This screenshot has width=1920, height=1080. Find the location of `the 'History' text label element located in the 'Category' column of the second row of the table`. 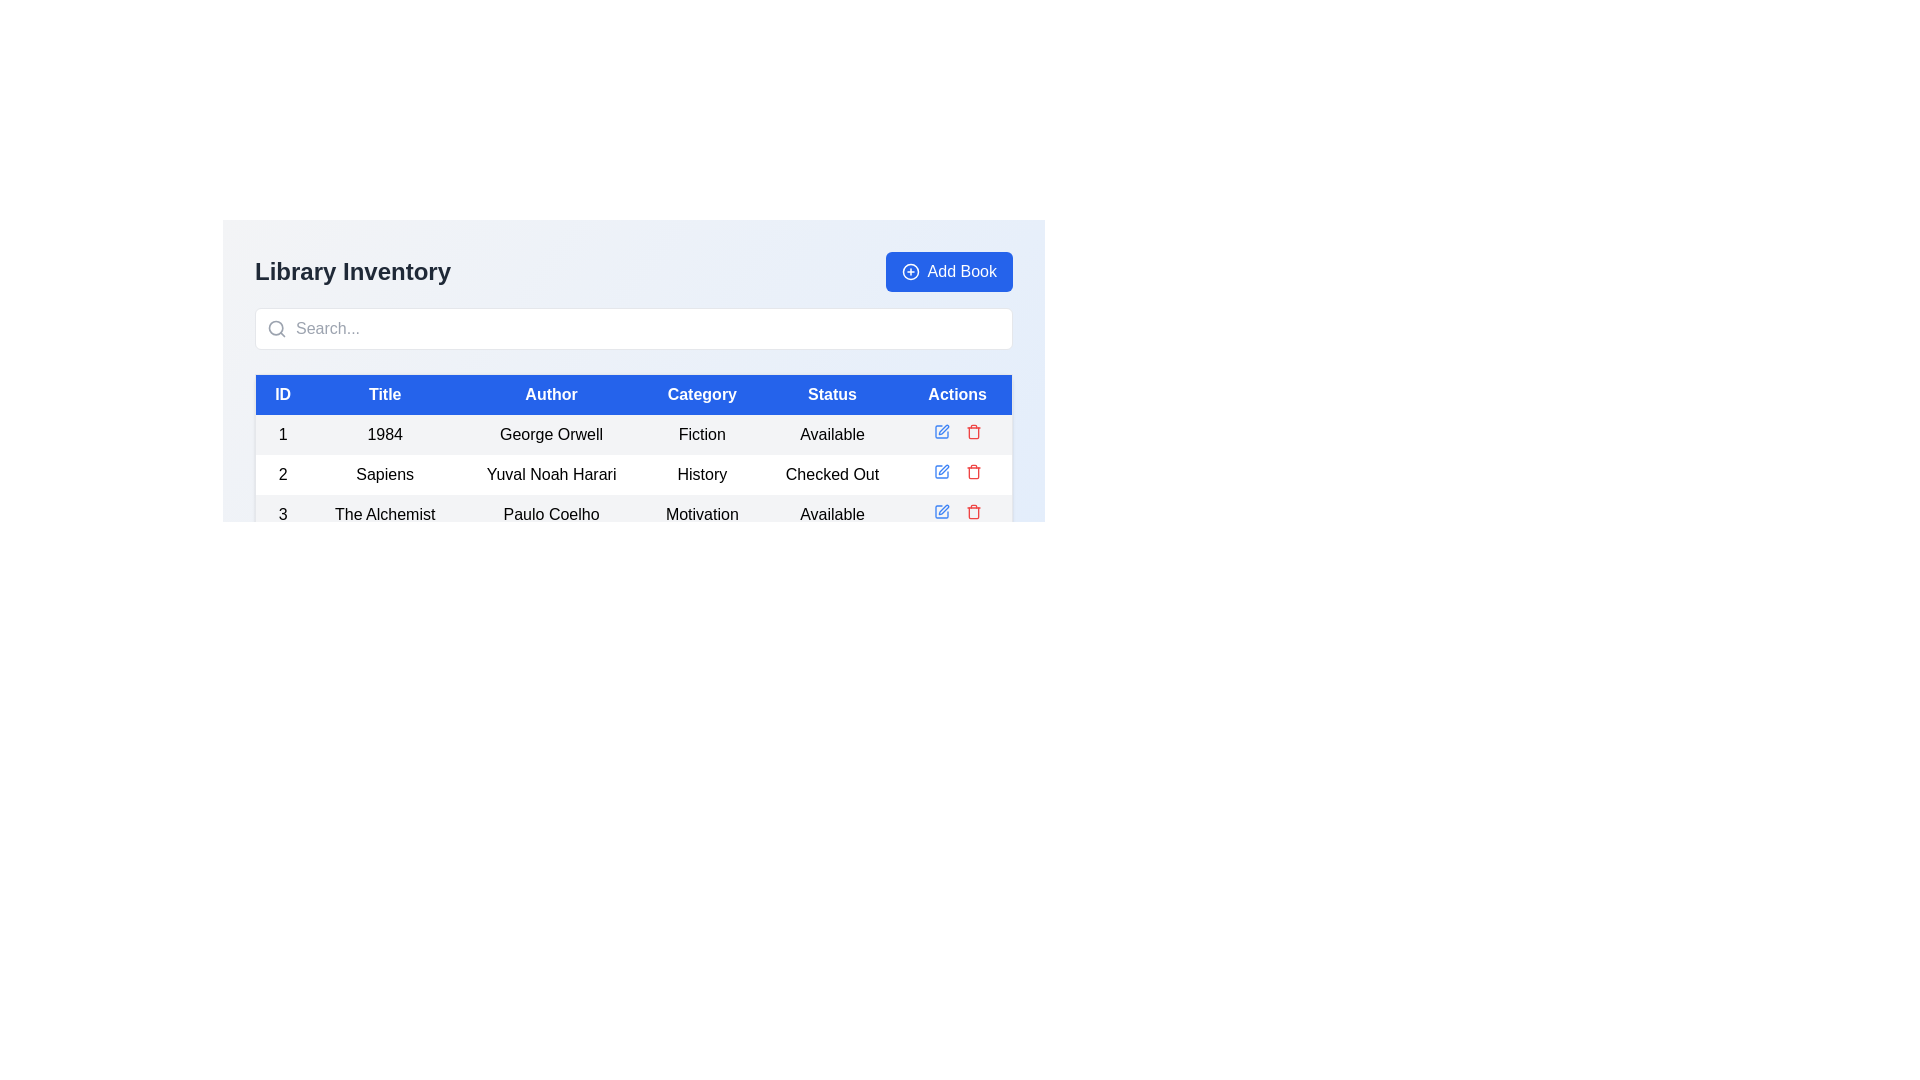

the 'History' text label element located in the 'Category' column of the second row of the table is located at coordinates (702, 474).